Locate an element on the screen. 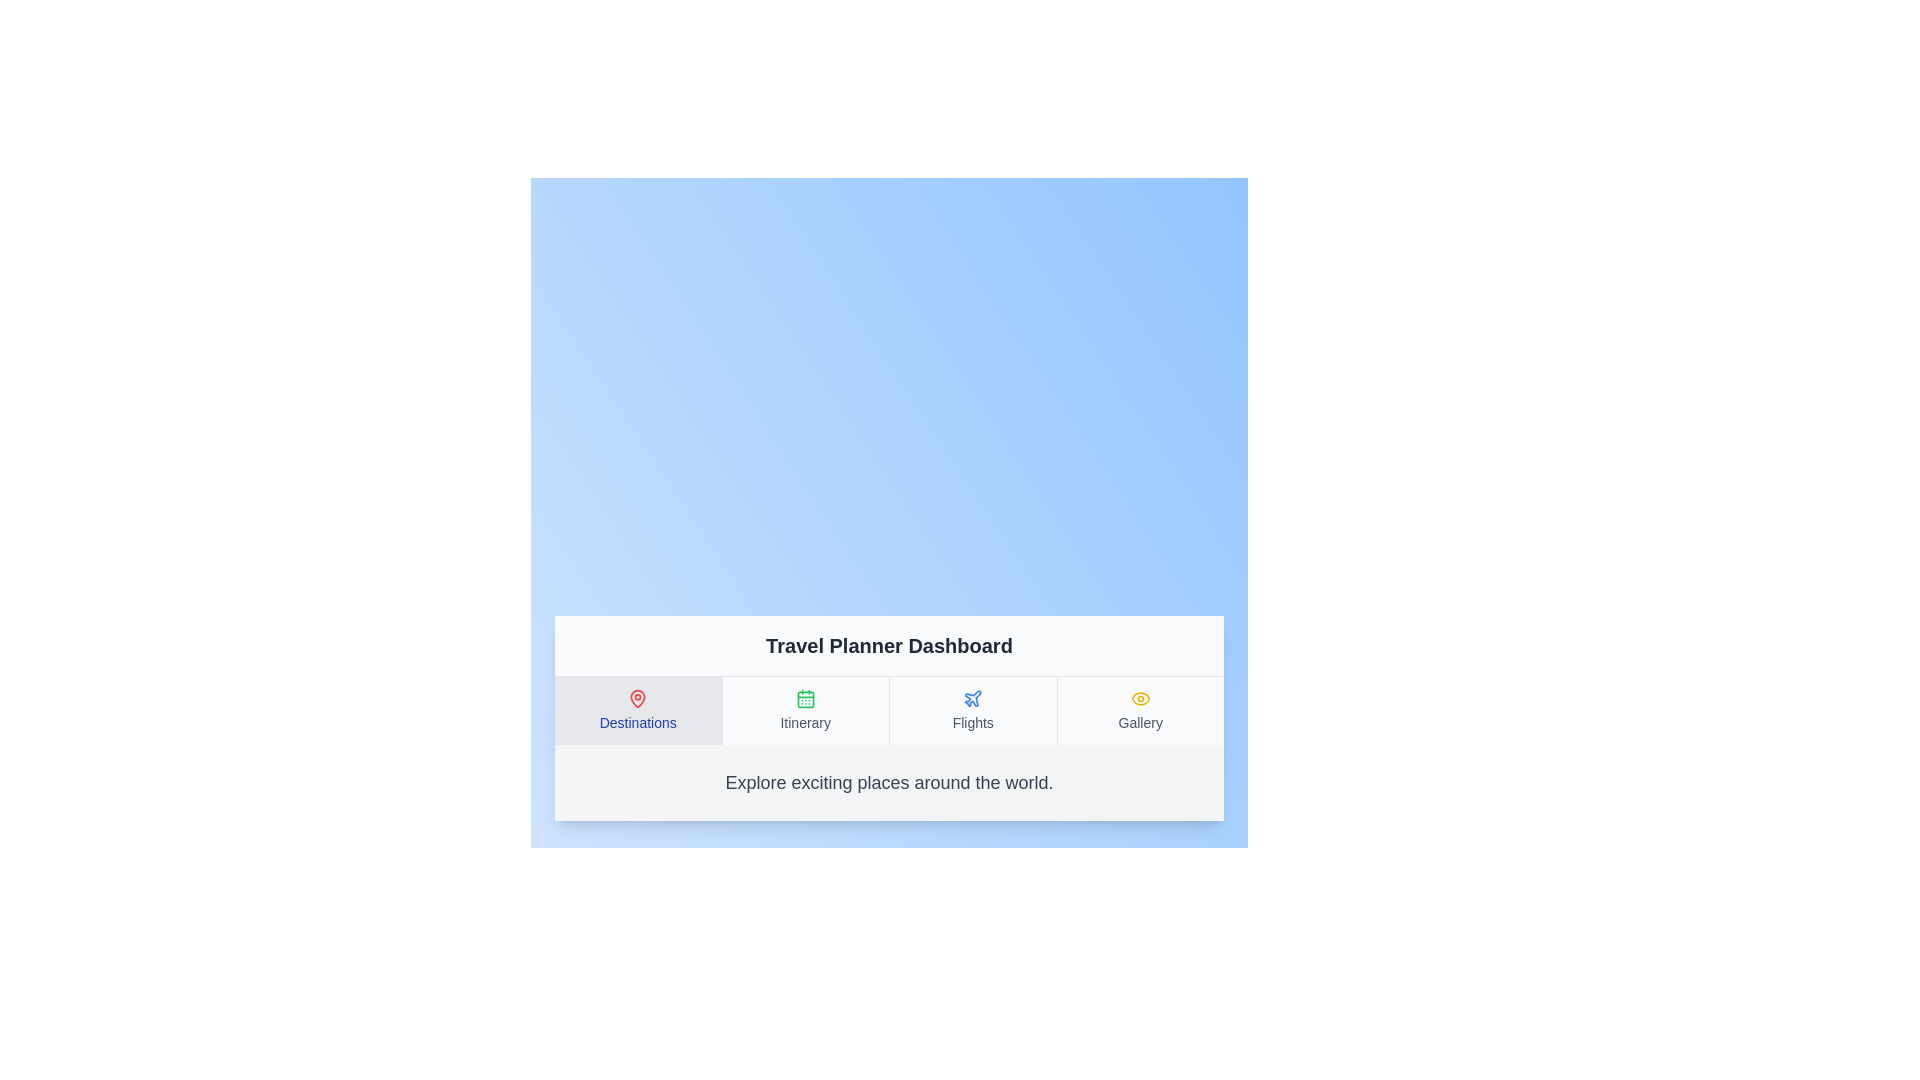 Image resolution: width=1920 pixels, height=1080 pixels. the button-like navigation item with a green calendar icon and the label 'Itinerary' is located at coordinates (805, 709).